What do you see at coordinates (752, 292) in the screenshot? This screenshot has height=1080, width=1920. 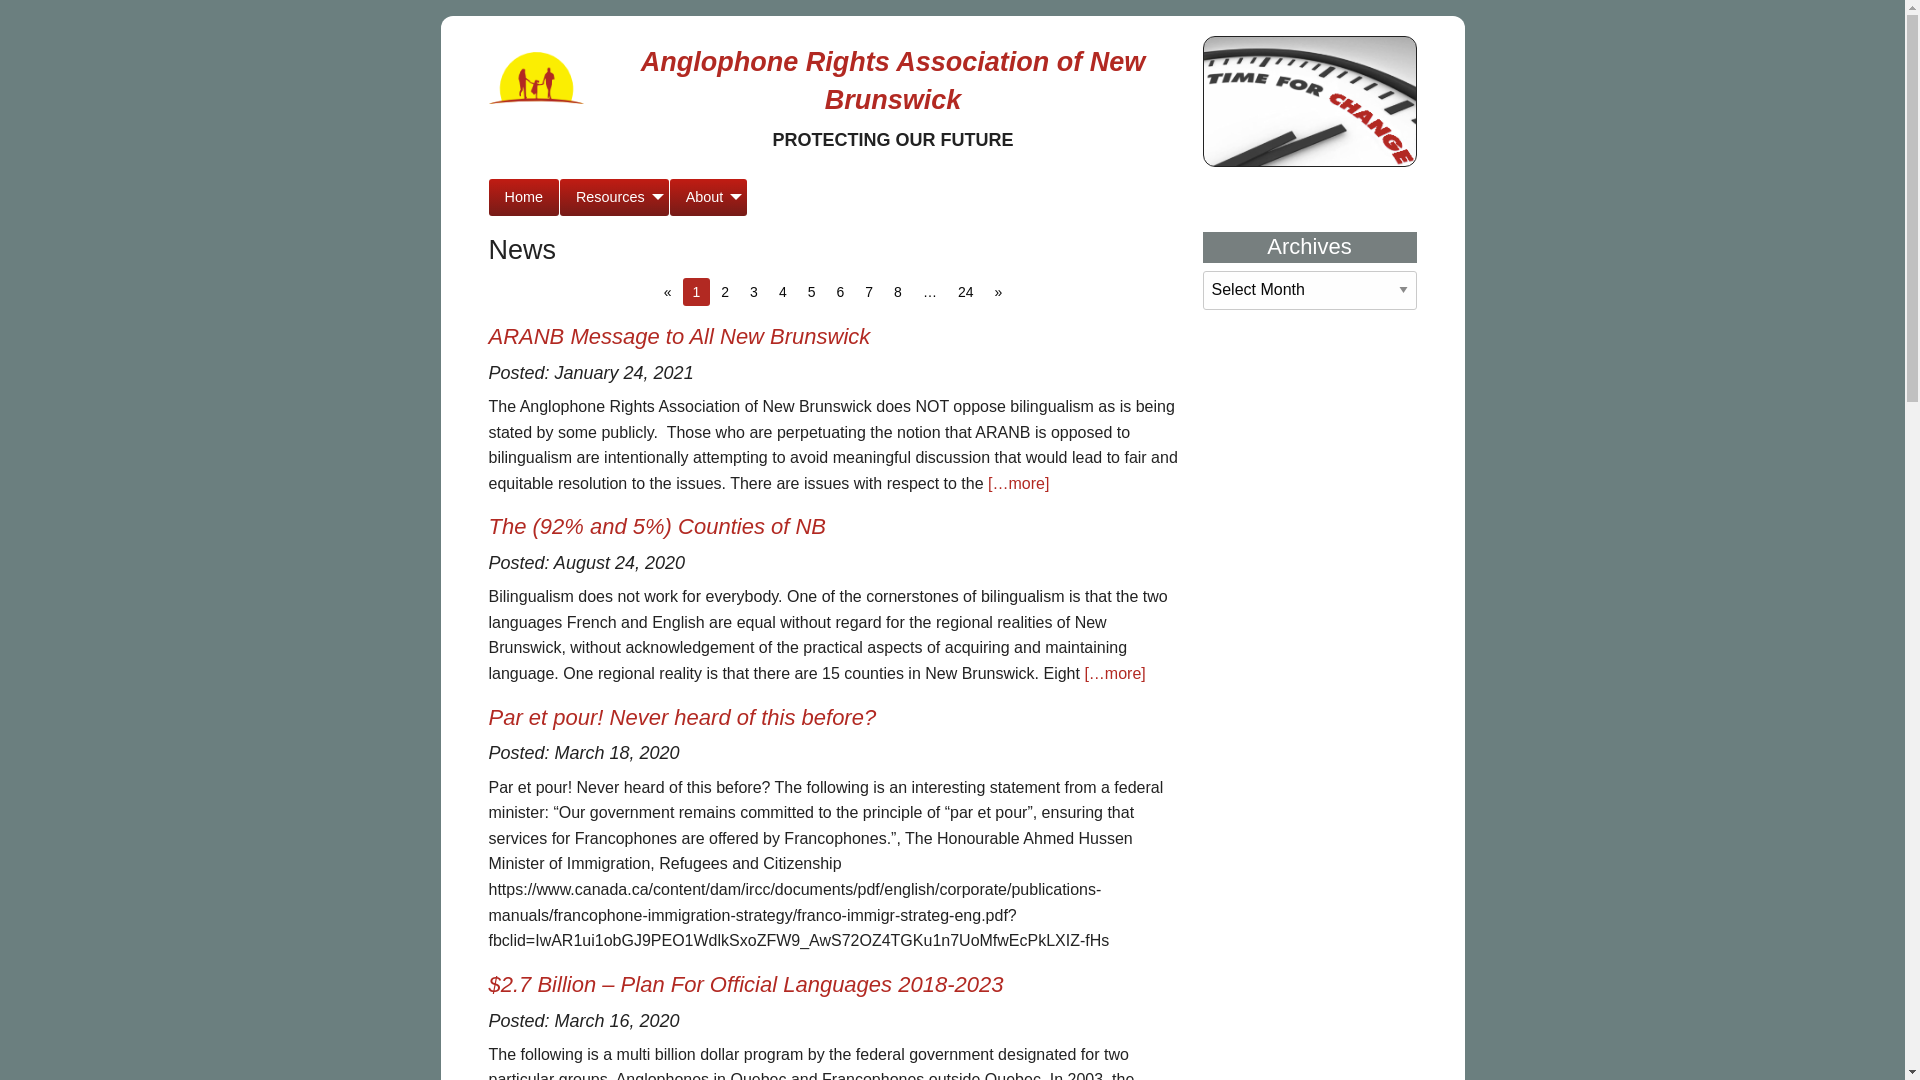 I see `'3'` at bounding box center [752, 292].